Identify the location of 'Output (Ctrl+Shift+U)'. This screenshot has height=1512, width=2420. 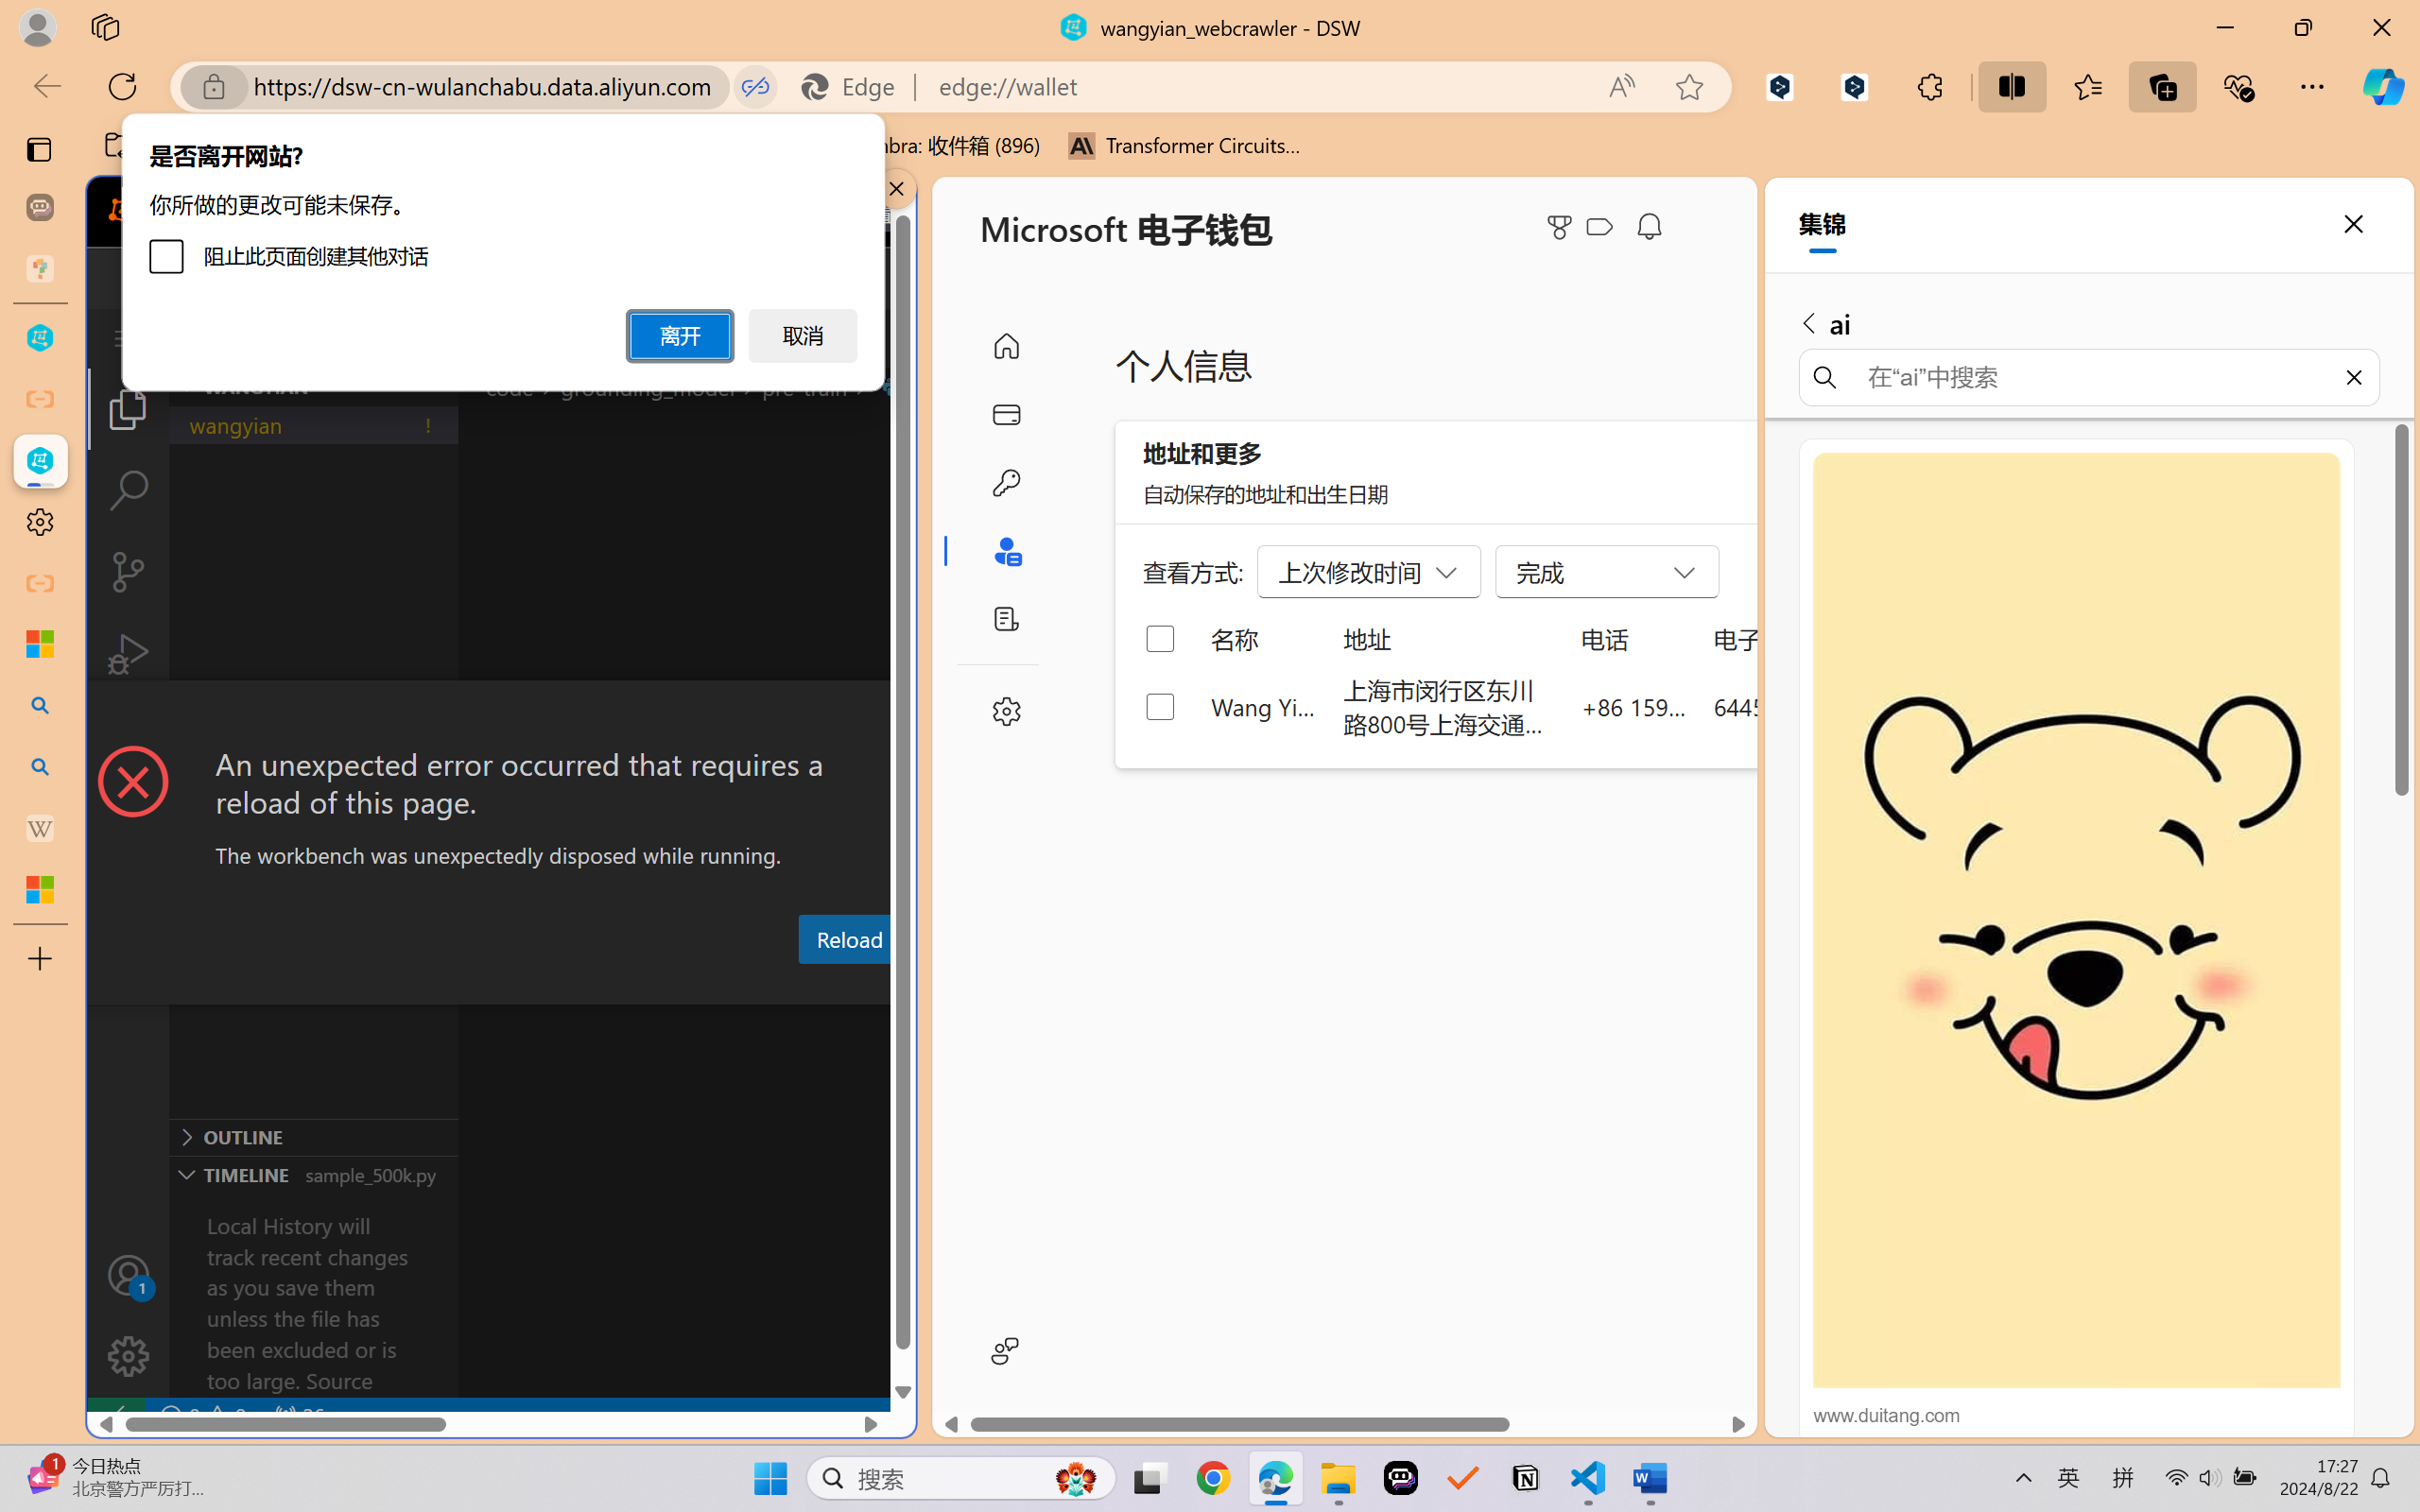
(657, 986).